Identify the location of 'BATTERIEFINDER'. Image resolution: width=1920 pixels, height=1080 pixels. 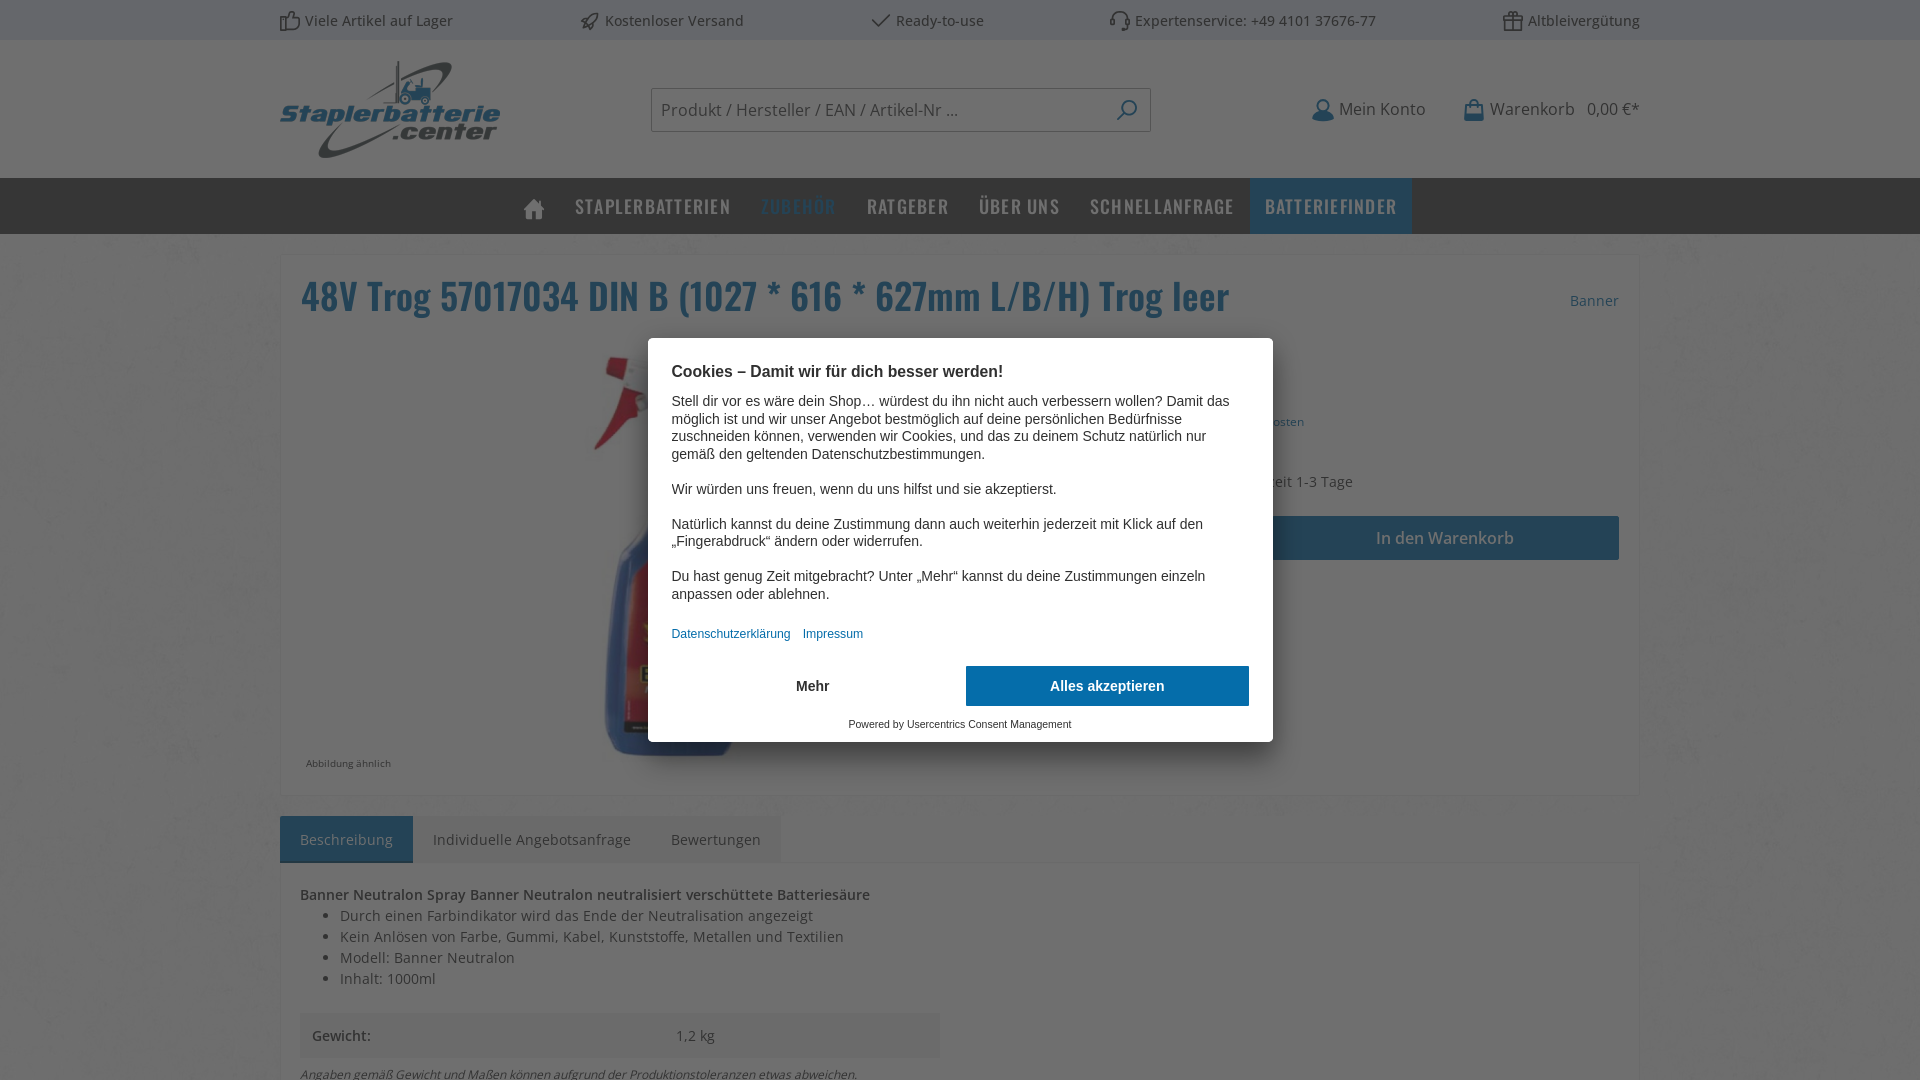
(1331, 205).